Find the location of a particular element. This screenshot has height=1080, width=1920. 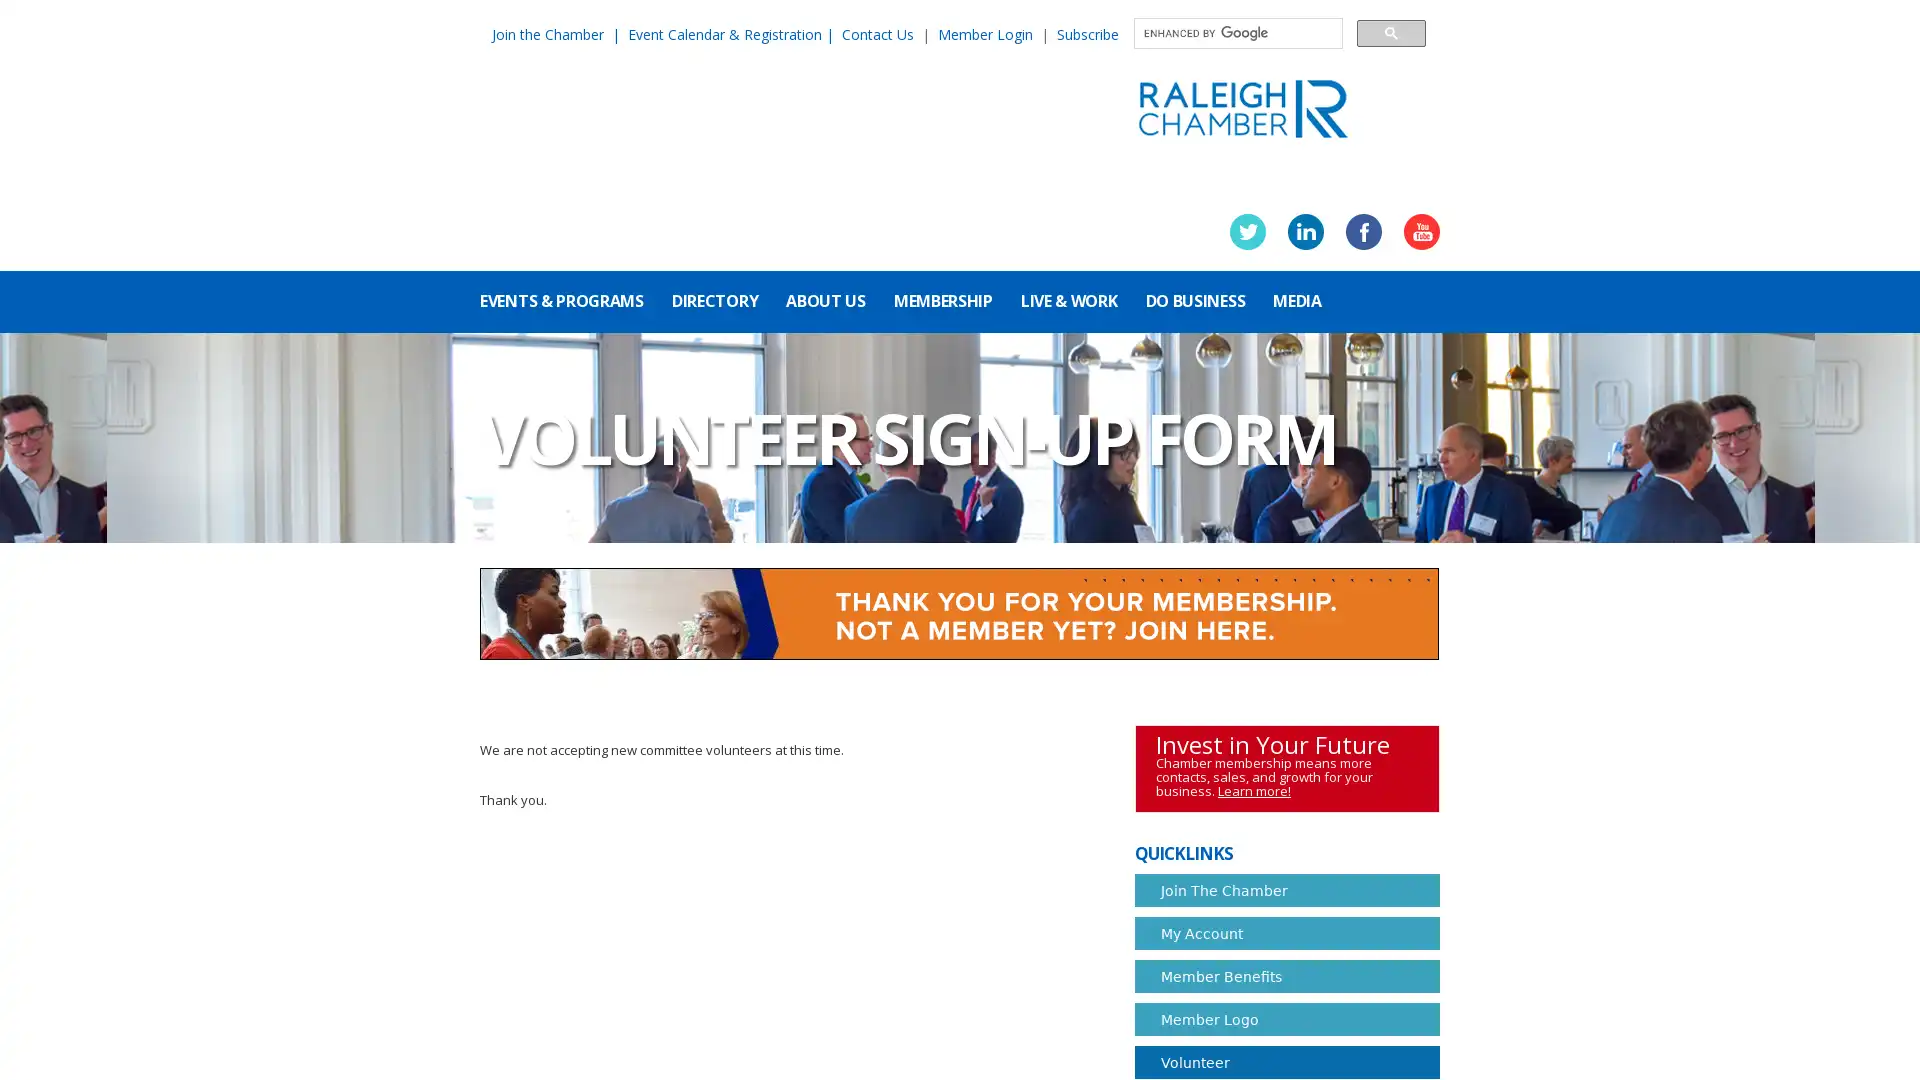

search is located at coordinates (1390, 32).